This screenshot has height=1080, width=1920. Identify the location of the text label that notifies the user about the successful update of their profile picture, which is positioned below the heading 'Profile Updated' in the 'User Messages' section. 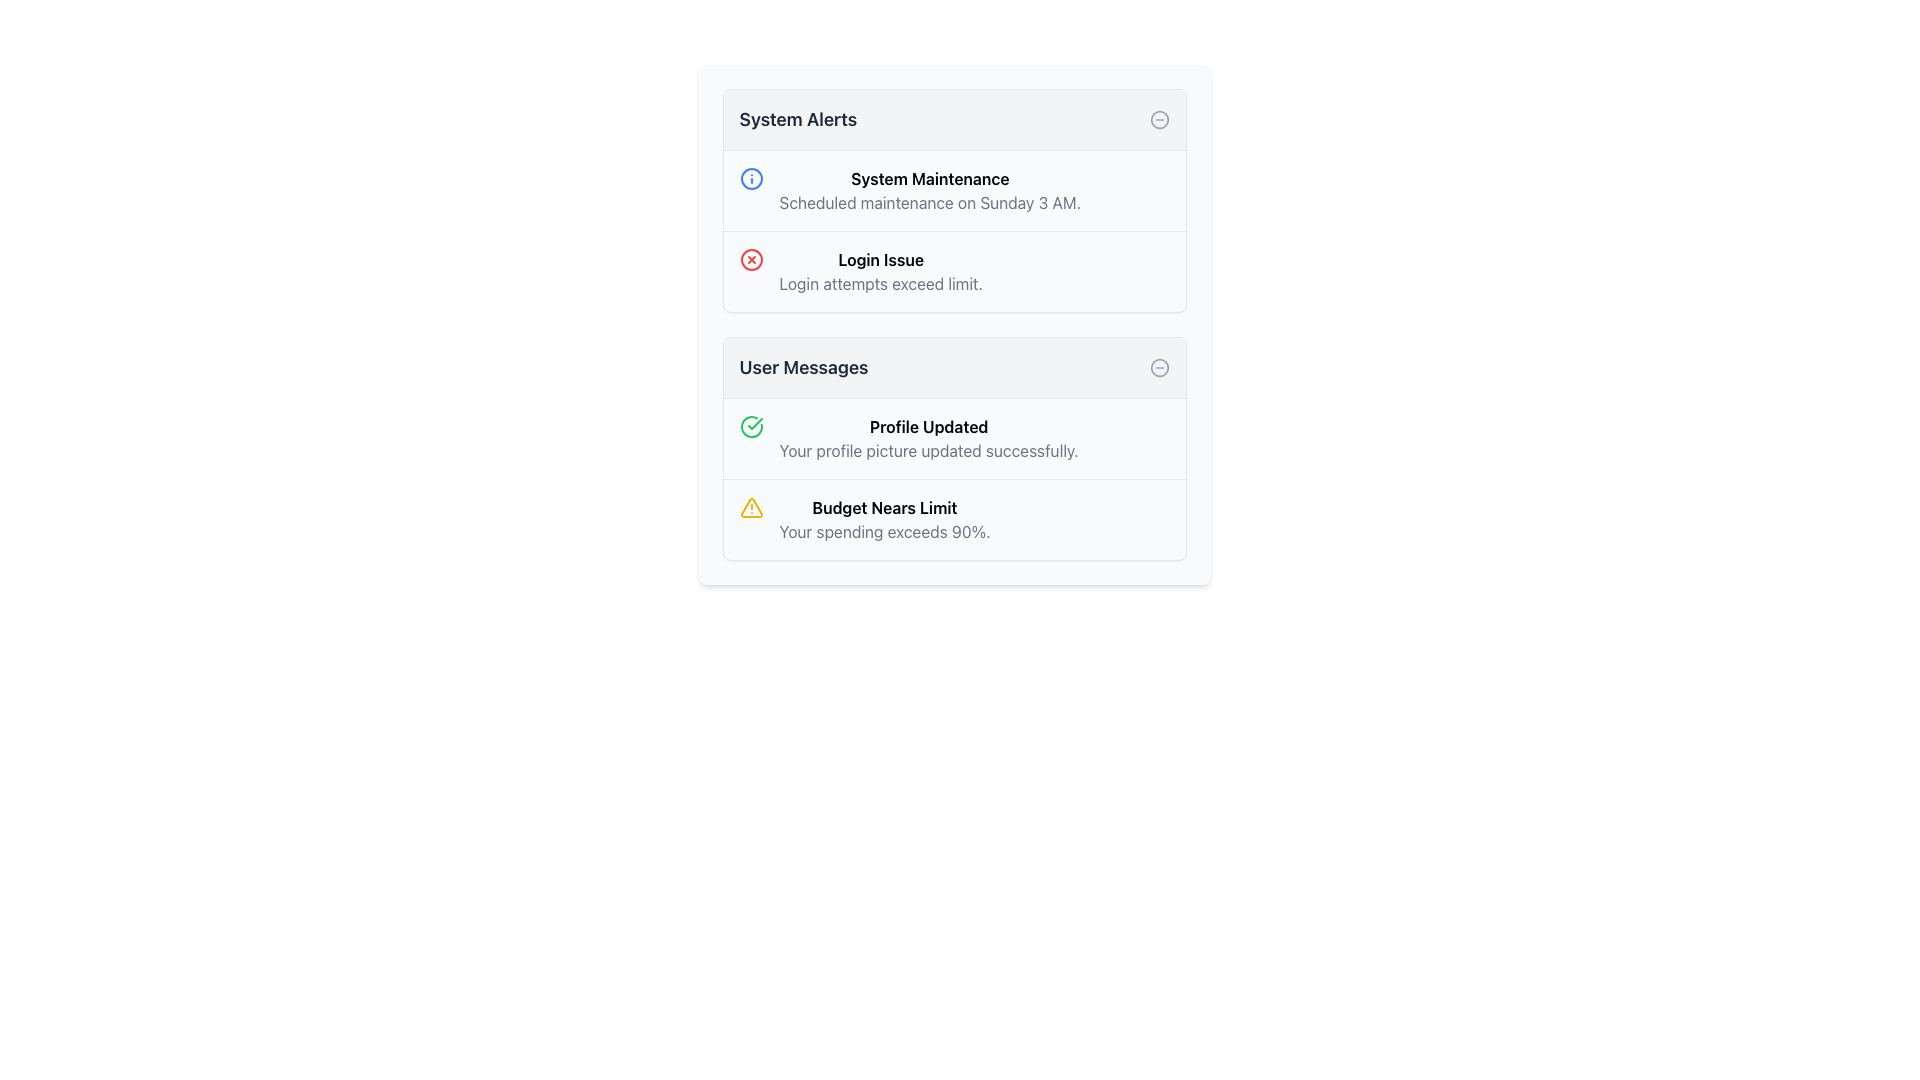
(928, 451).